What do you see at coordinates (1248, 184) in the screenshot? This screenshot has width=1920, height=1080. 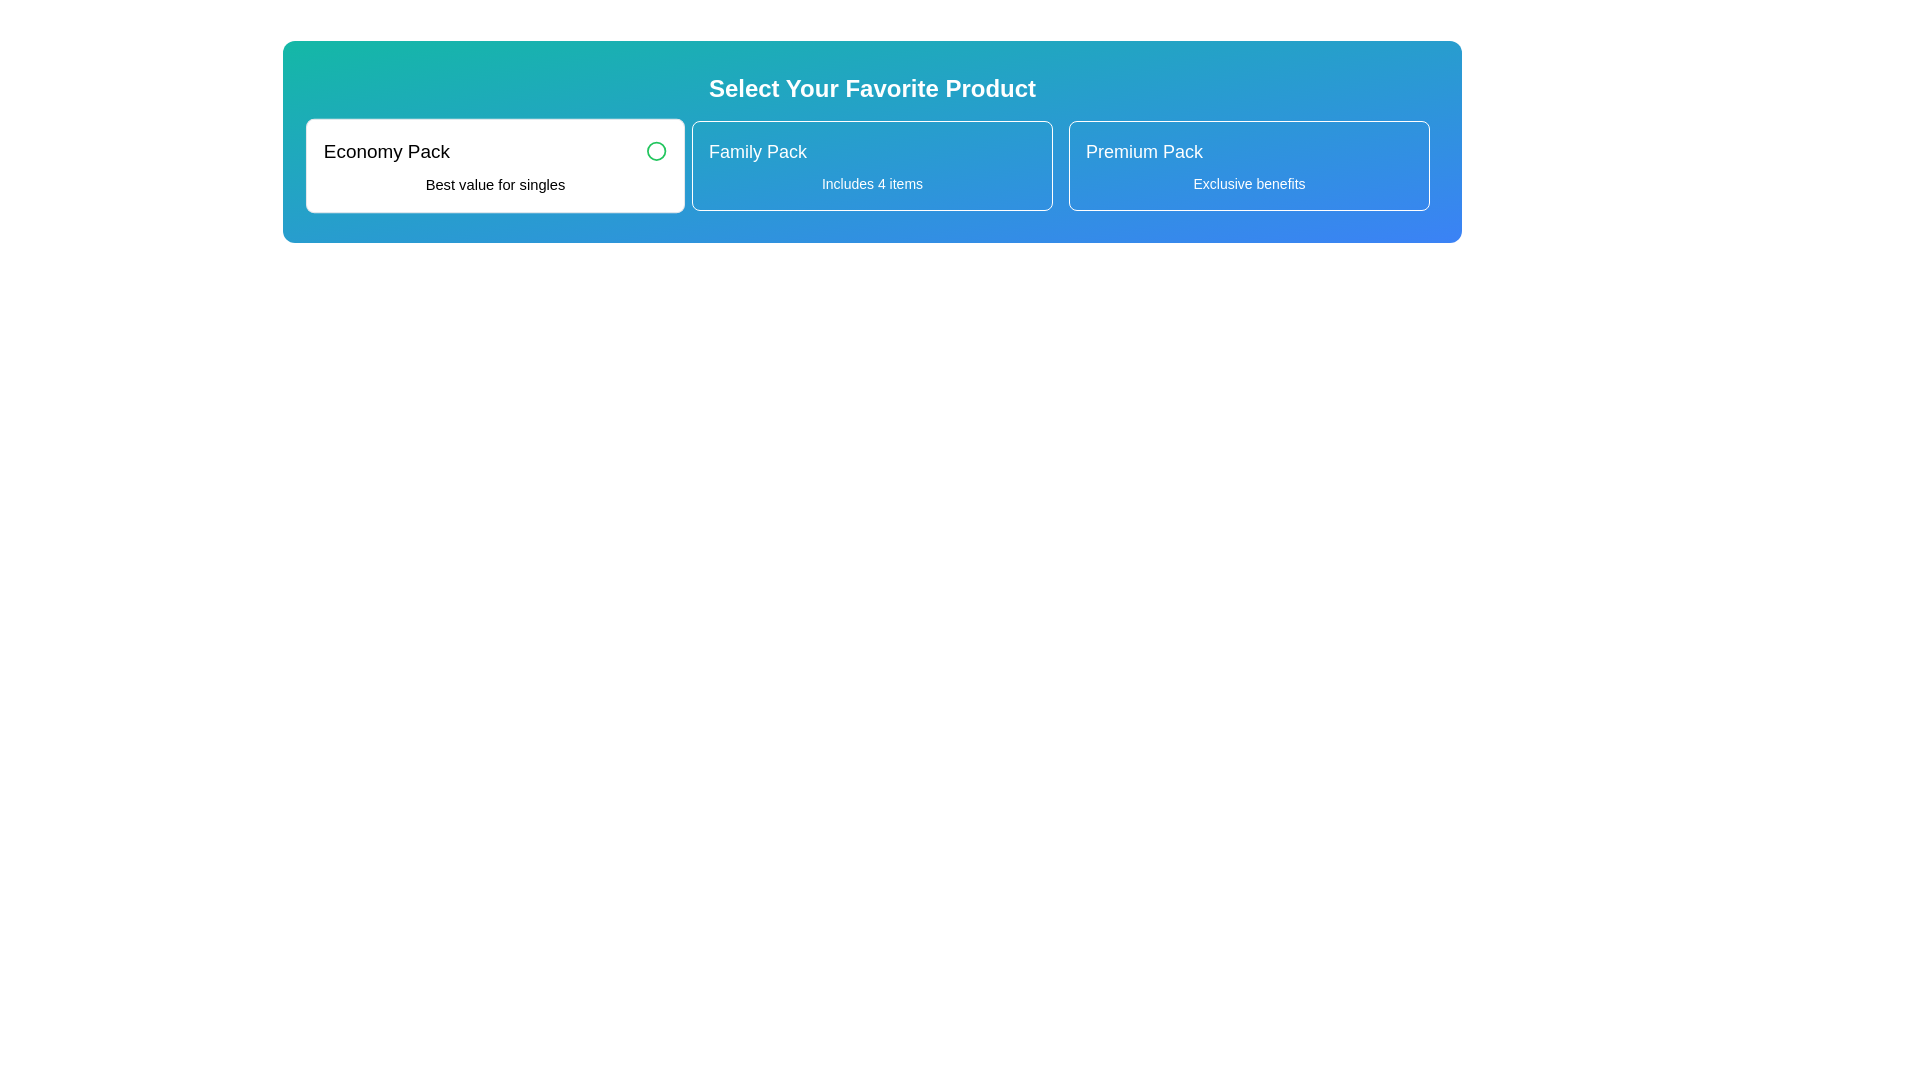 I see `the second textual element within the 'Premium Pack' card, which provides a brief description of the additional benefits offered under this option` at bounding box center [1248, 184].